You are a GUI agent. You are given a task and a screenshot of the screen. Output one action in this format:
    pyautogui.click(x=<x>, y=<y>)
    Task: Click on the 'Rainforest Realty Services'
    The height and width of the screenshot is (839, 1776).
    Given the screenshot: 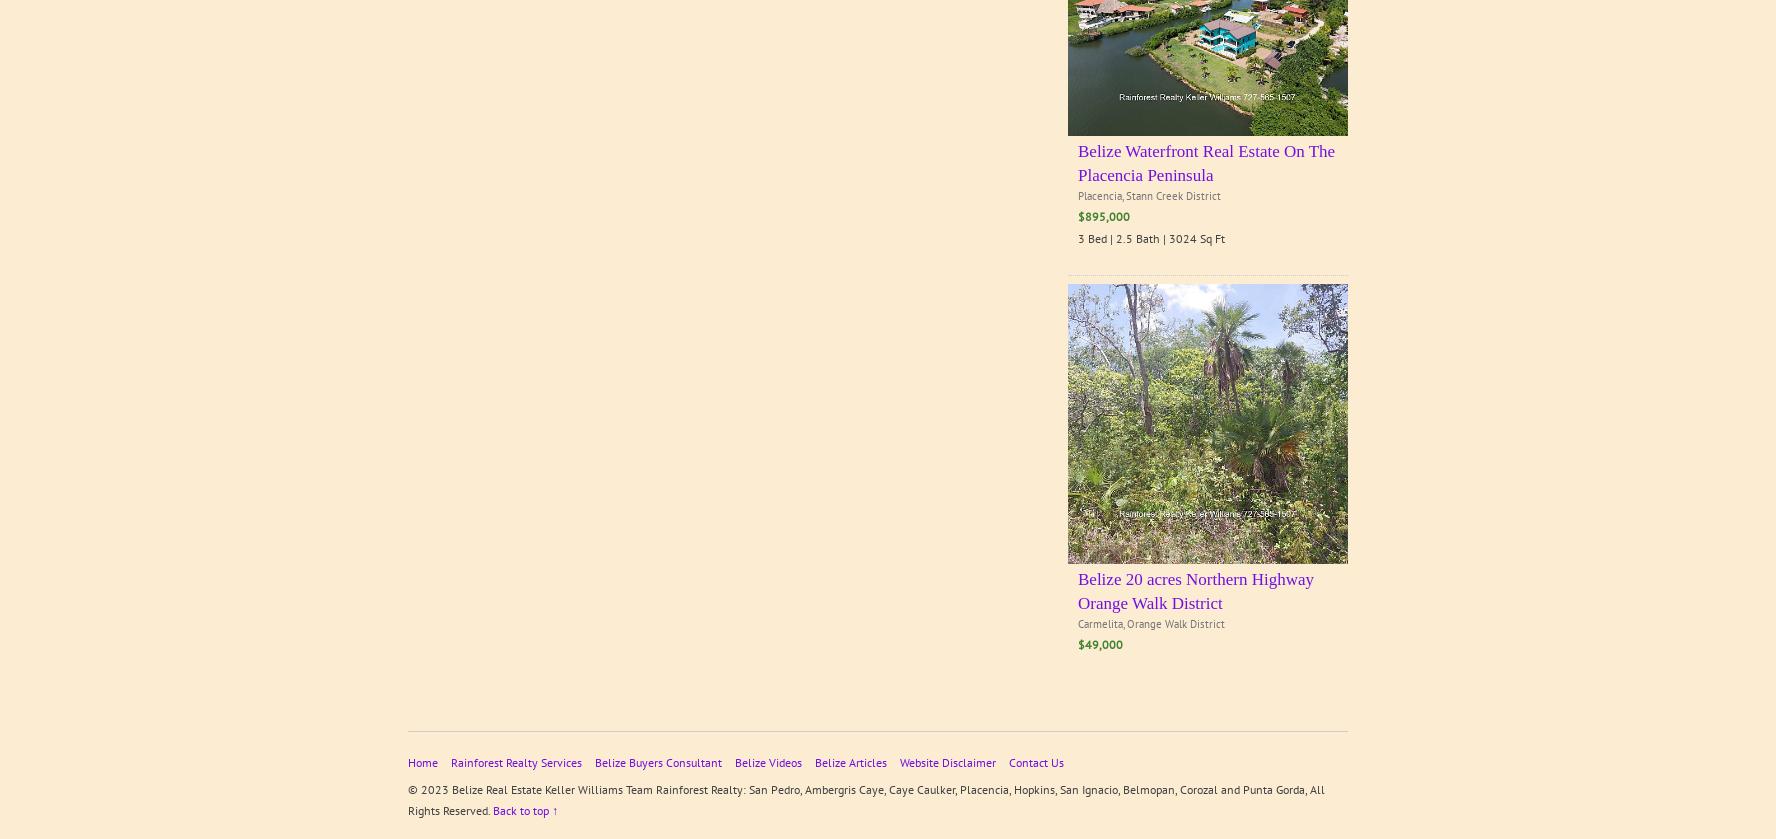 What is the action you would take?
    pyautogui.click(x=515, y=761)
    